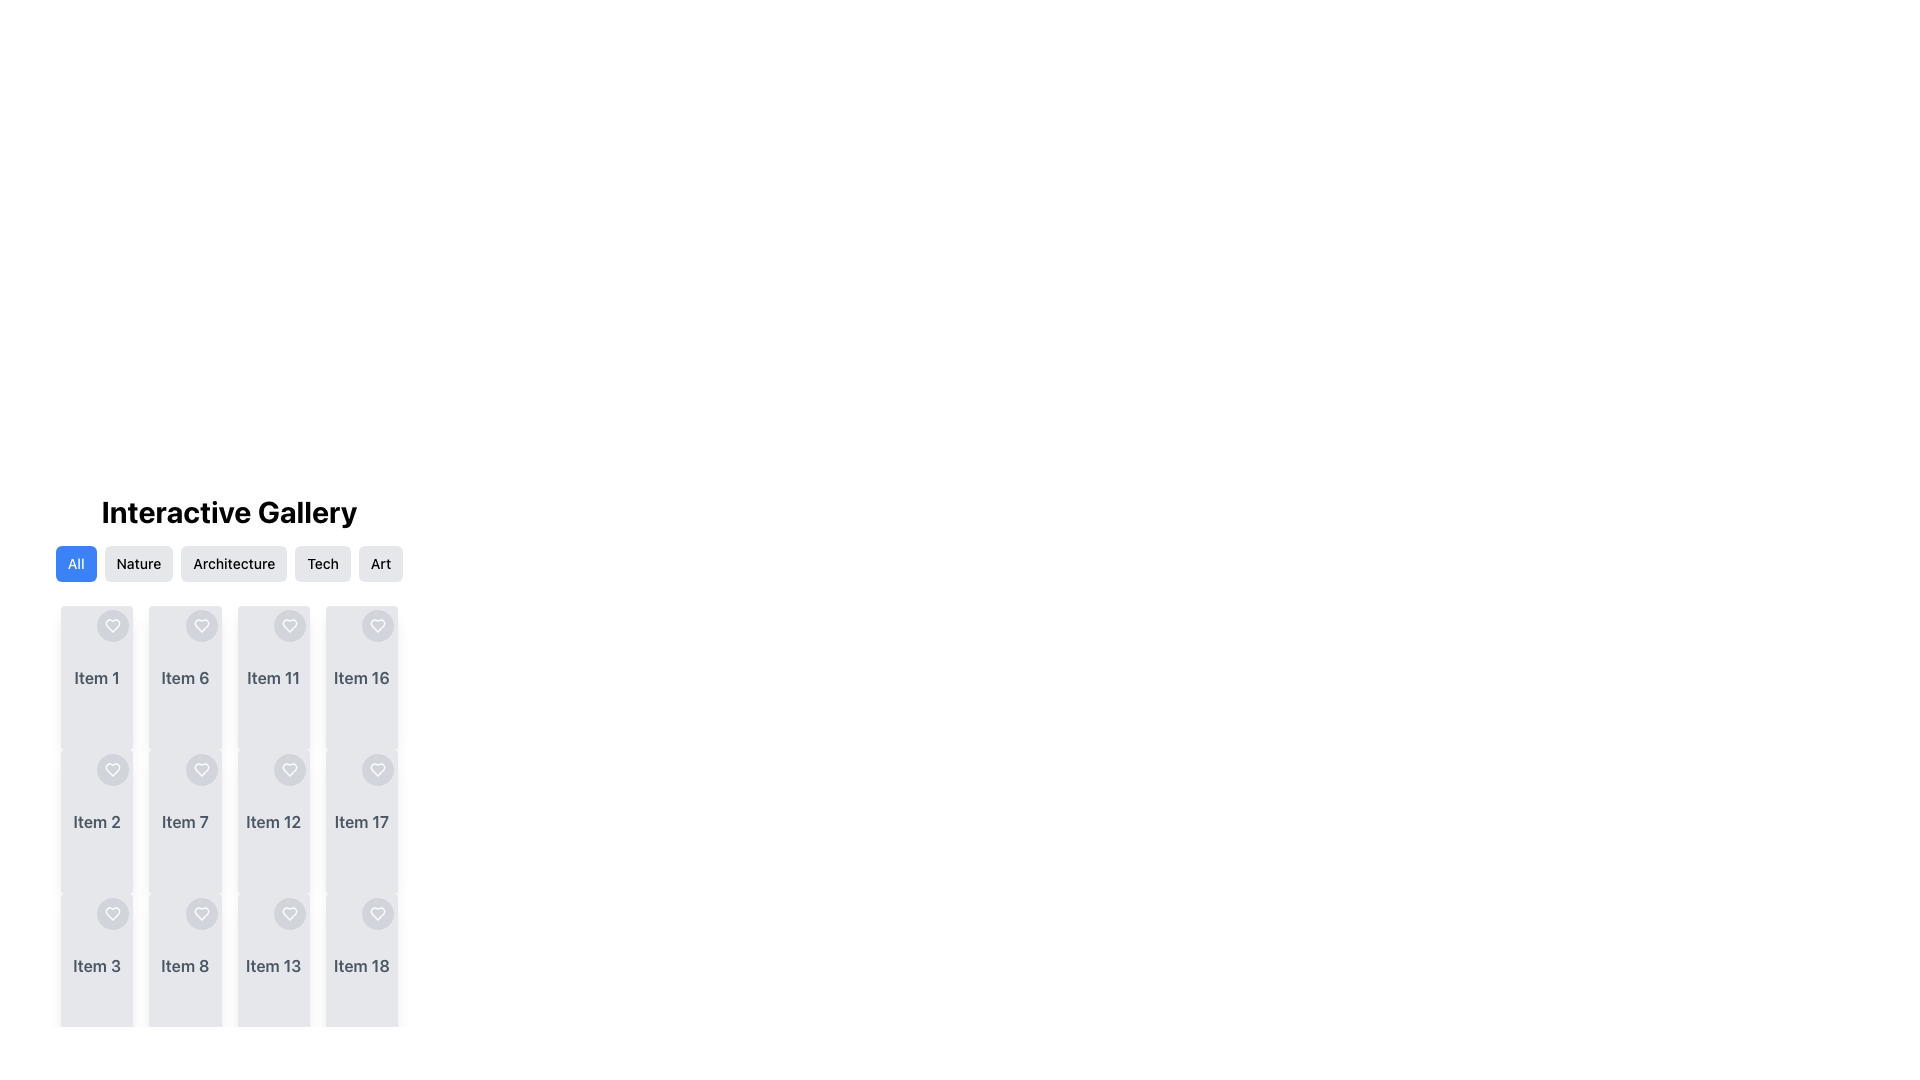 The height and width of the screenshot is (1080, 1920). Describe the element at coordinates (201, 914) in the screenshot. I see `the favorite icon located in the second column of the gallery grid, in the second row` at that location.